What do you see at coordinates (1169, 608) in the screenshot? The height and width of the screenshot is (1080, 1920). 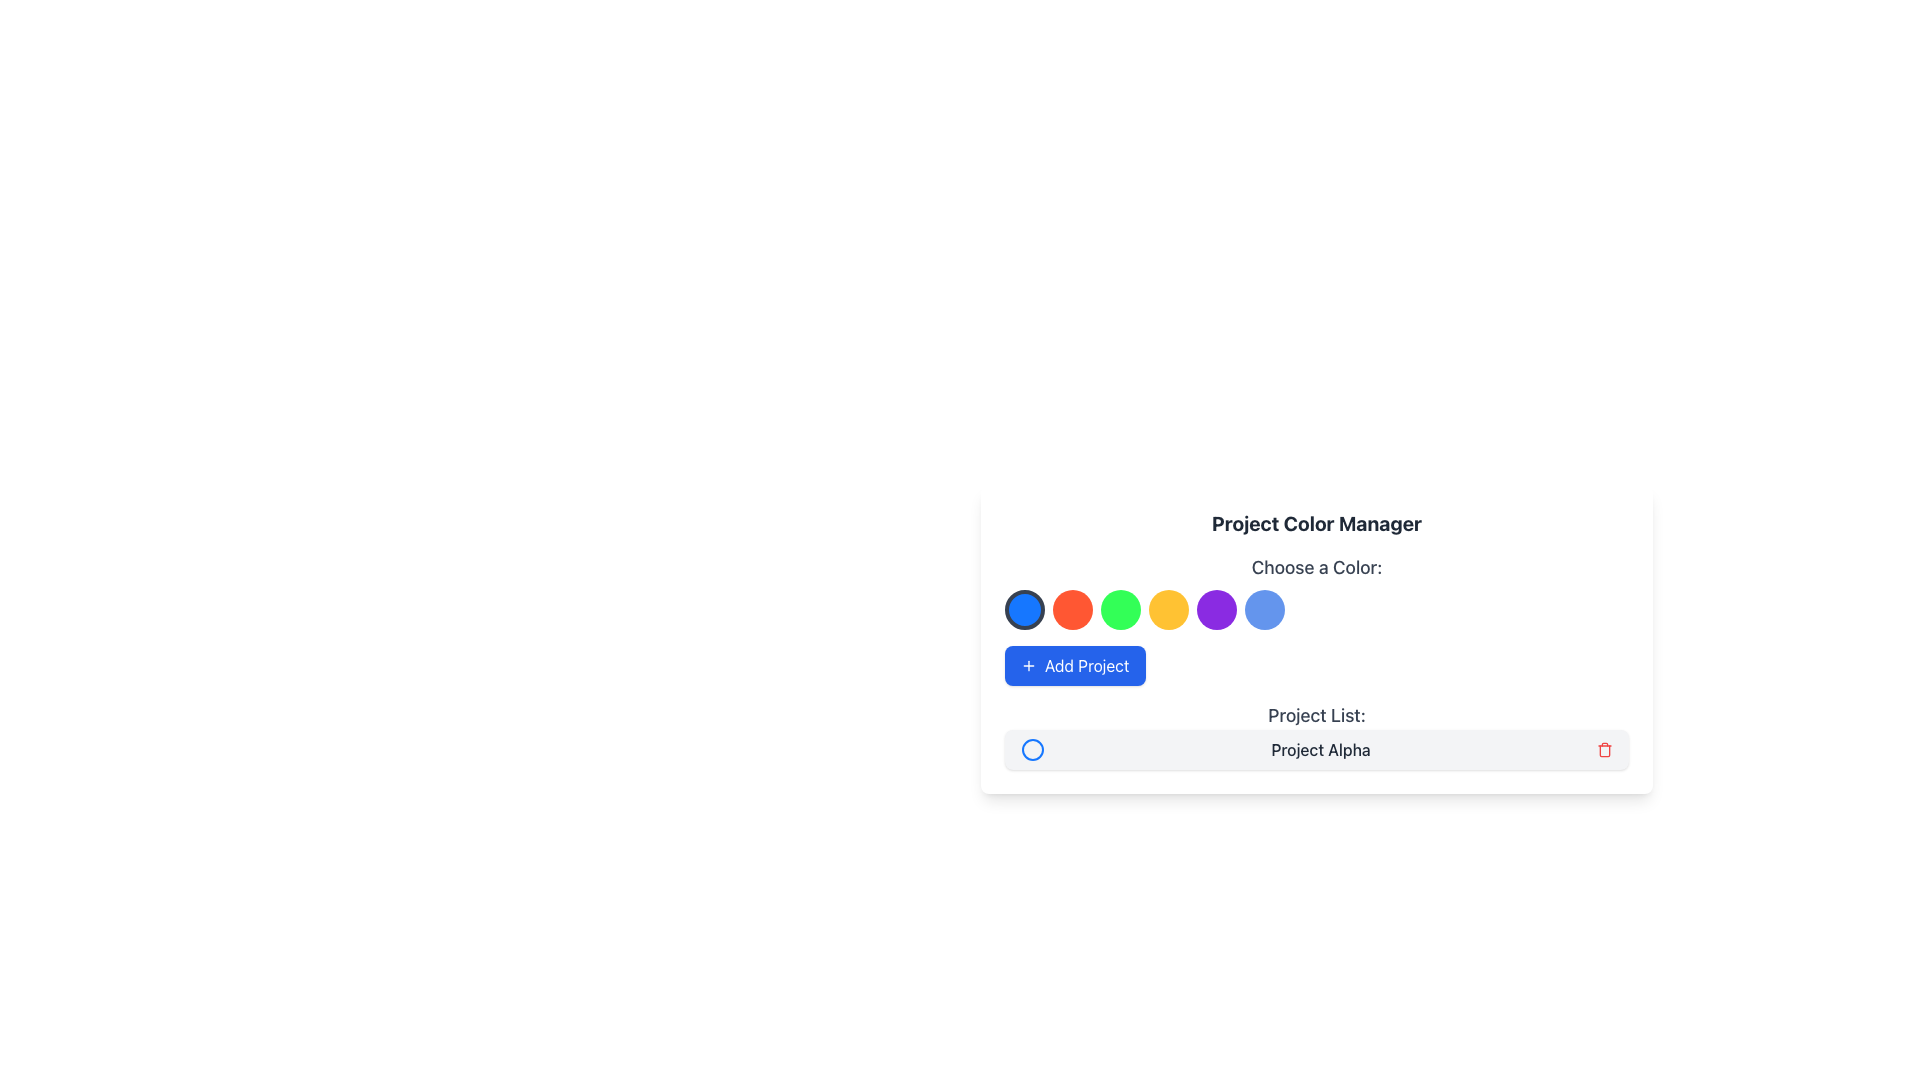 I see `the fourth circular button that allows the user to select yellow in the 'Choose a Color' section` at bounding box center [1169, 608].